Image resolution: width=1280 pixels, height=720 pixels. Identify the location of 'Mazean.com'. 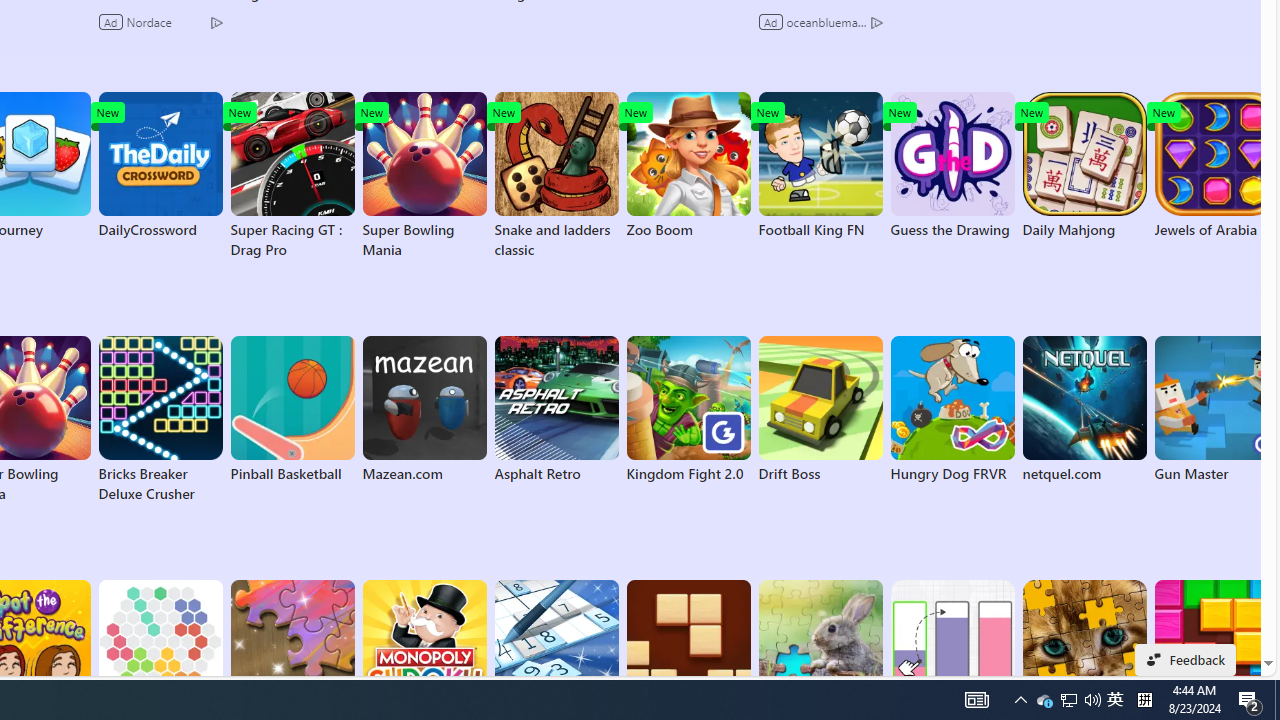
(423, 409).